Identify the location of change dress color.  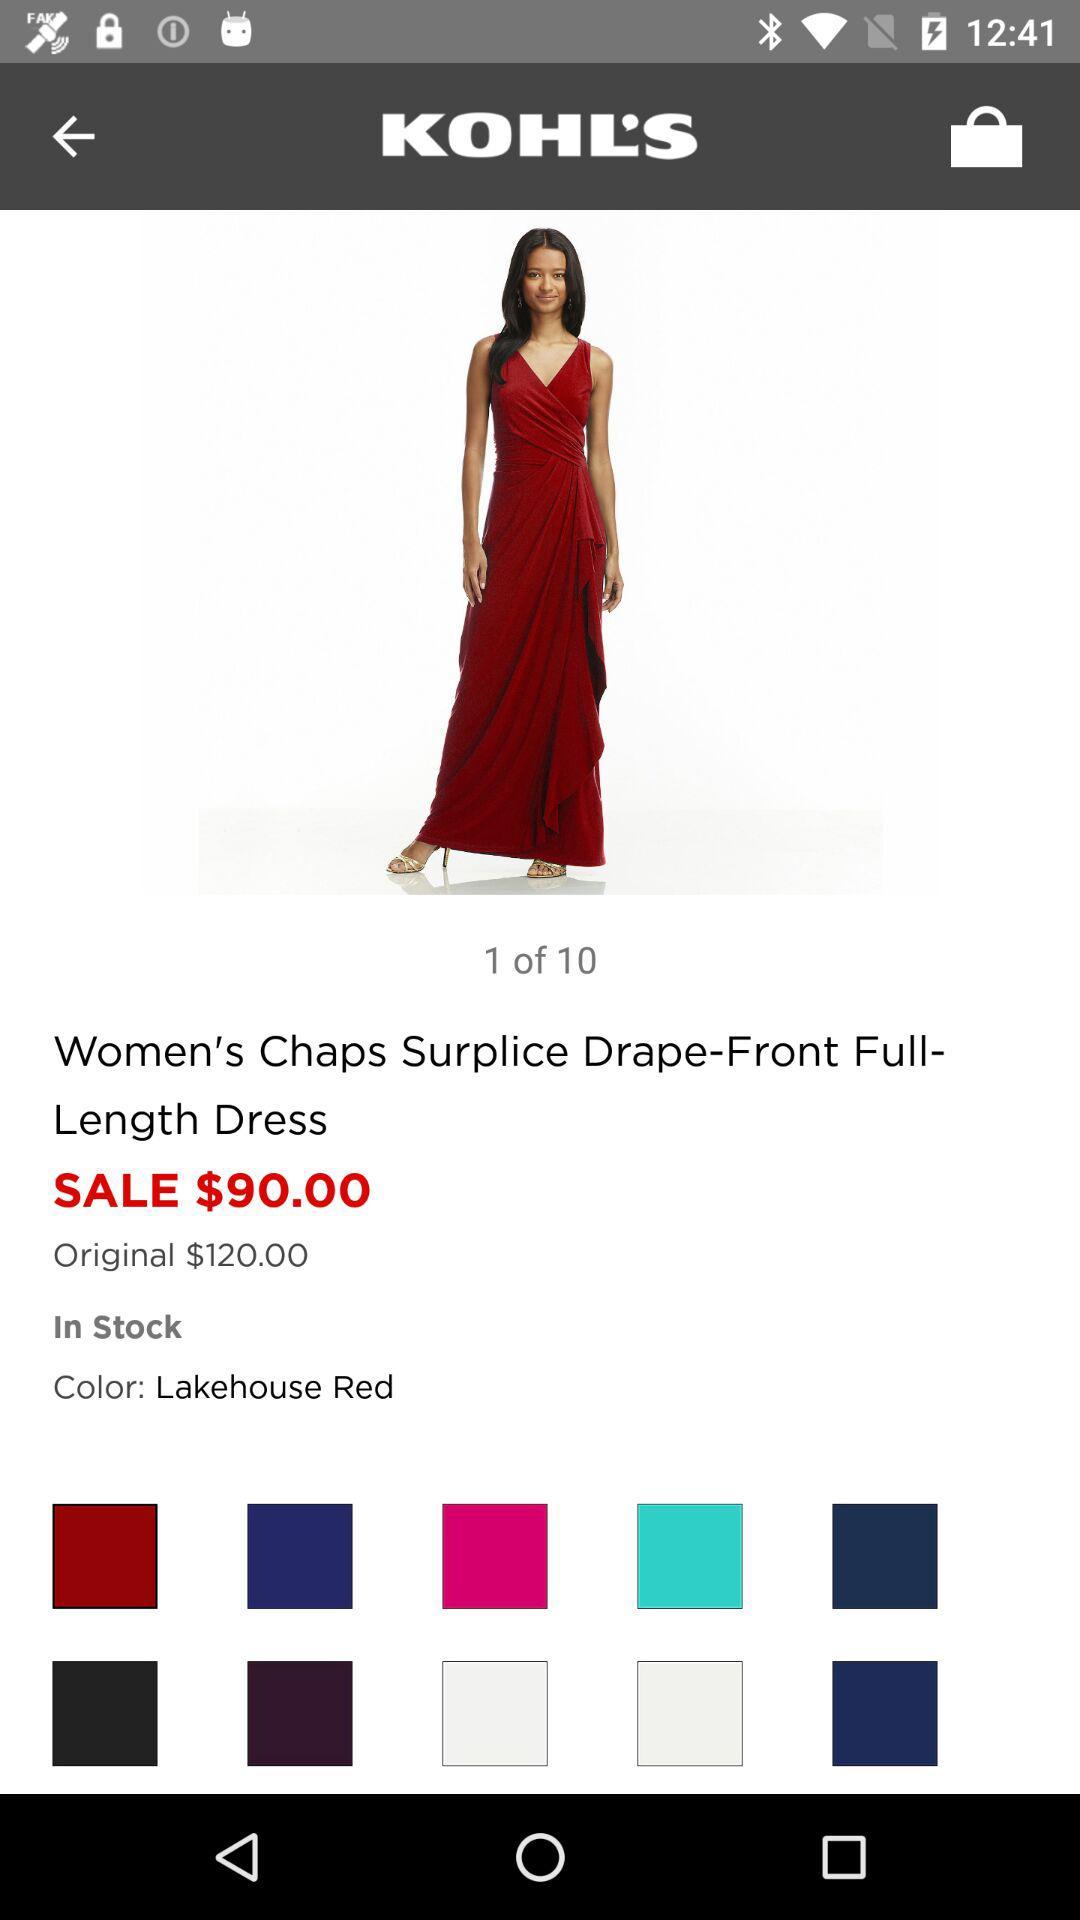
(104, 1712).